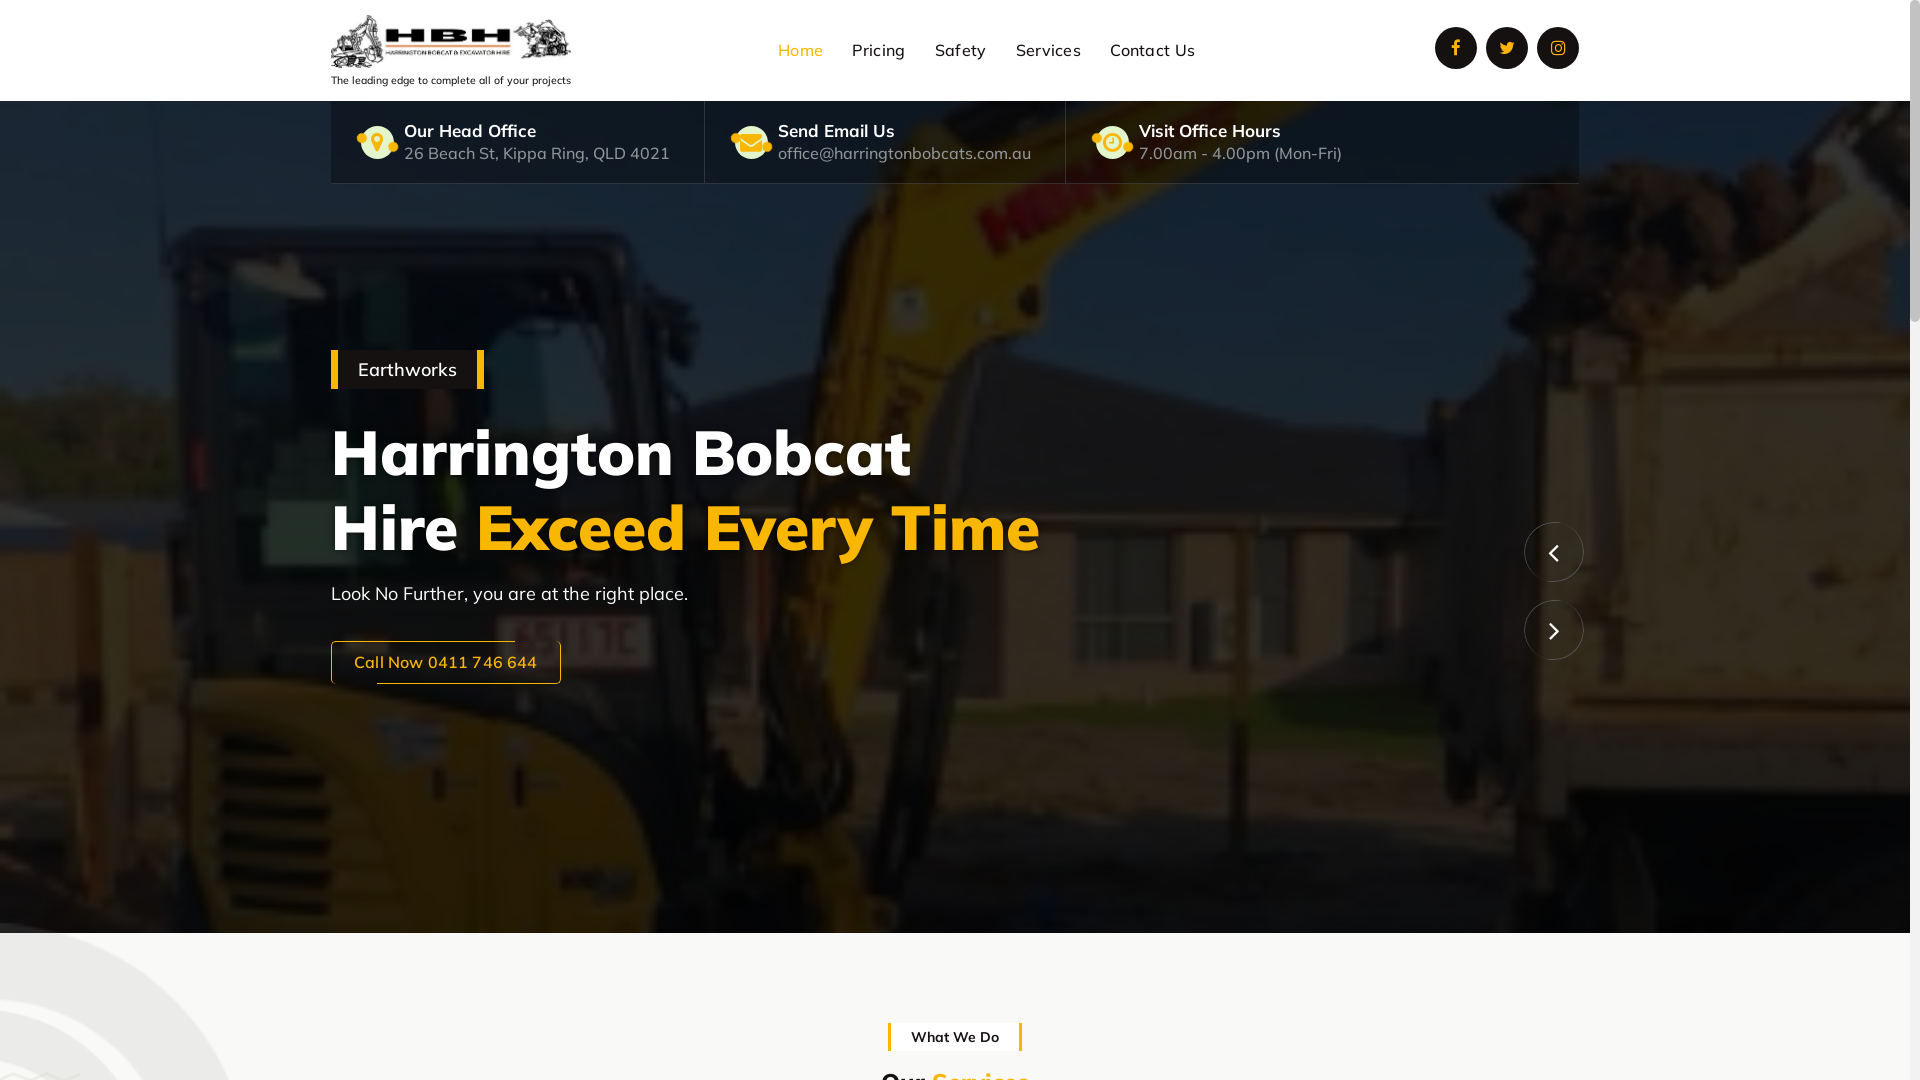  Describe the element at coordinates (903, 152) in the screenshot. I see `'office@harringtonbobcats.com.au'` at that location.